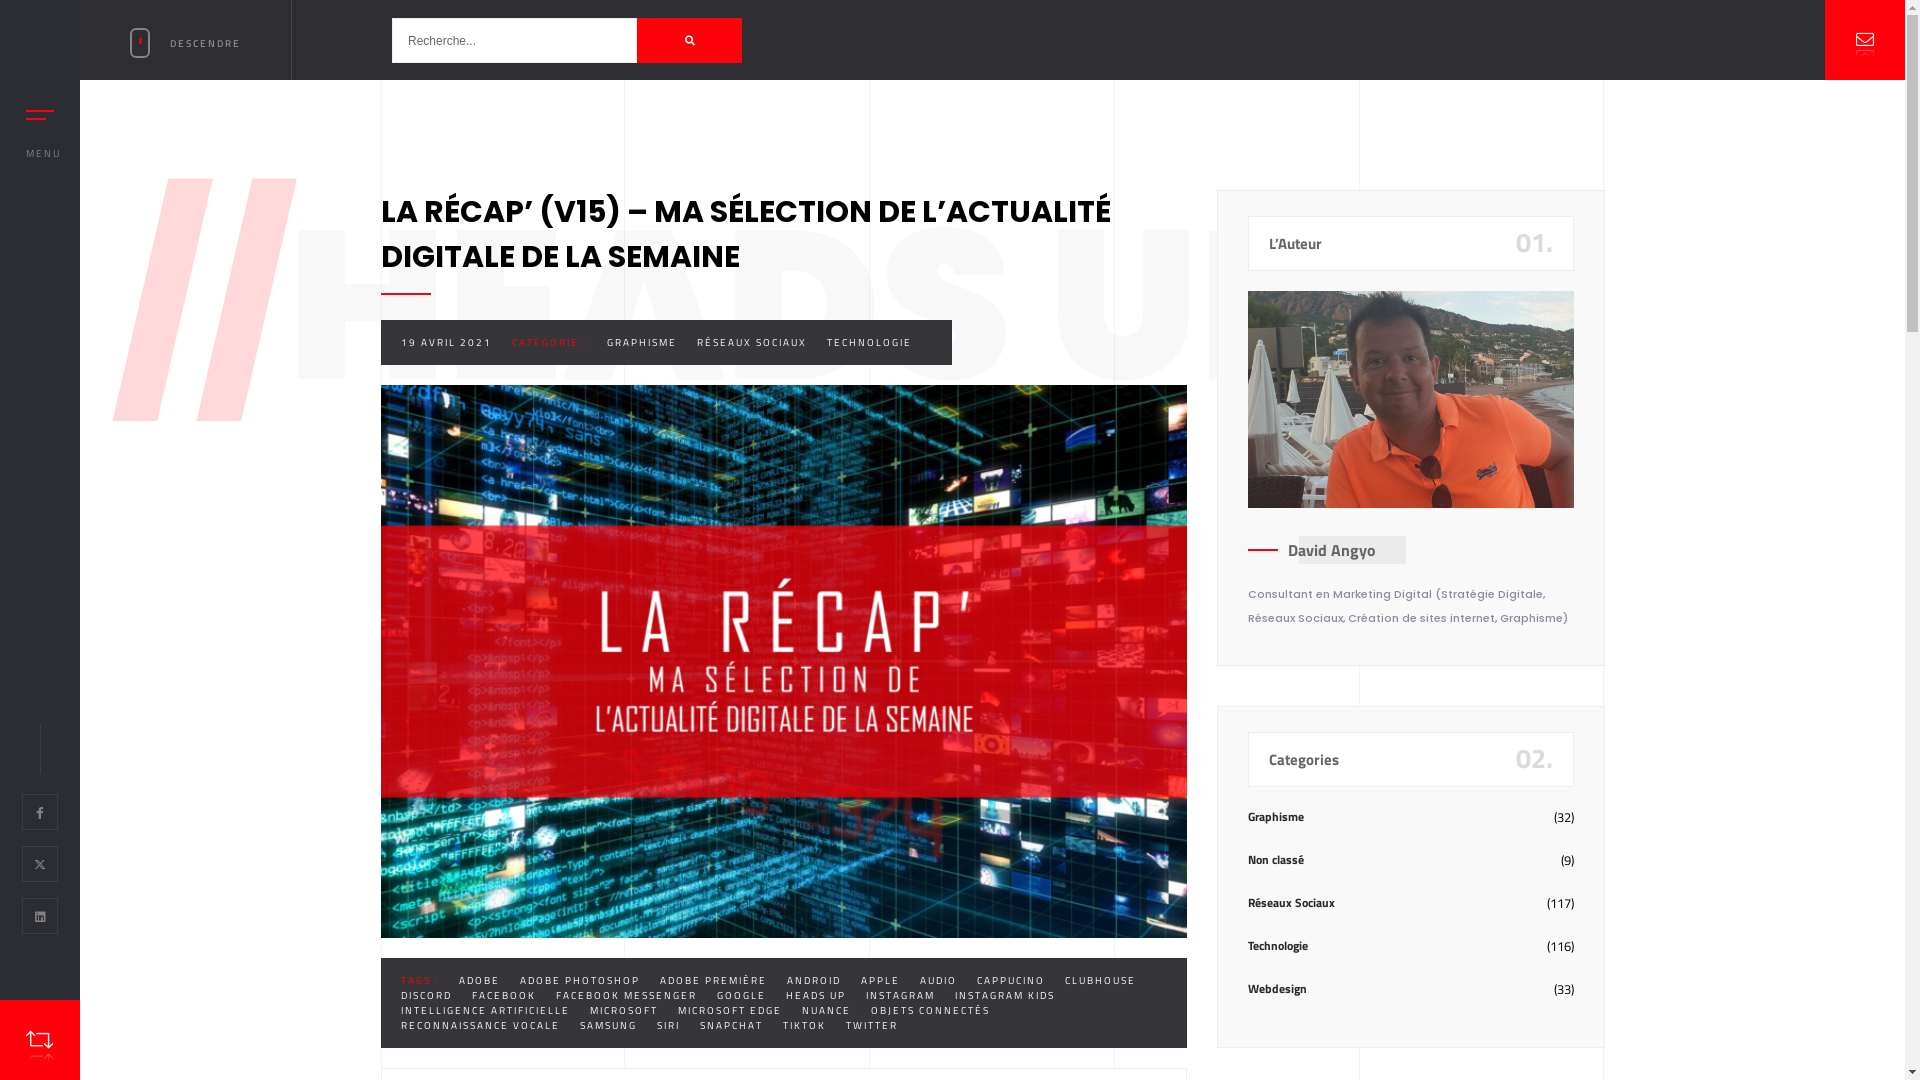 This screenshot has height=1080, width=1920. I want to click on 'CAPPUCINO', so click(1009, 979).